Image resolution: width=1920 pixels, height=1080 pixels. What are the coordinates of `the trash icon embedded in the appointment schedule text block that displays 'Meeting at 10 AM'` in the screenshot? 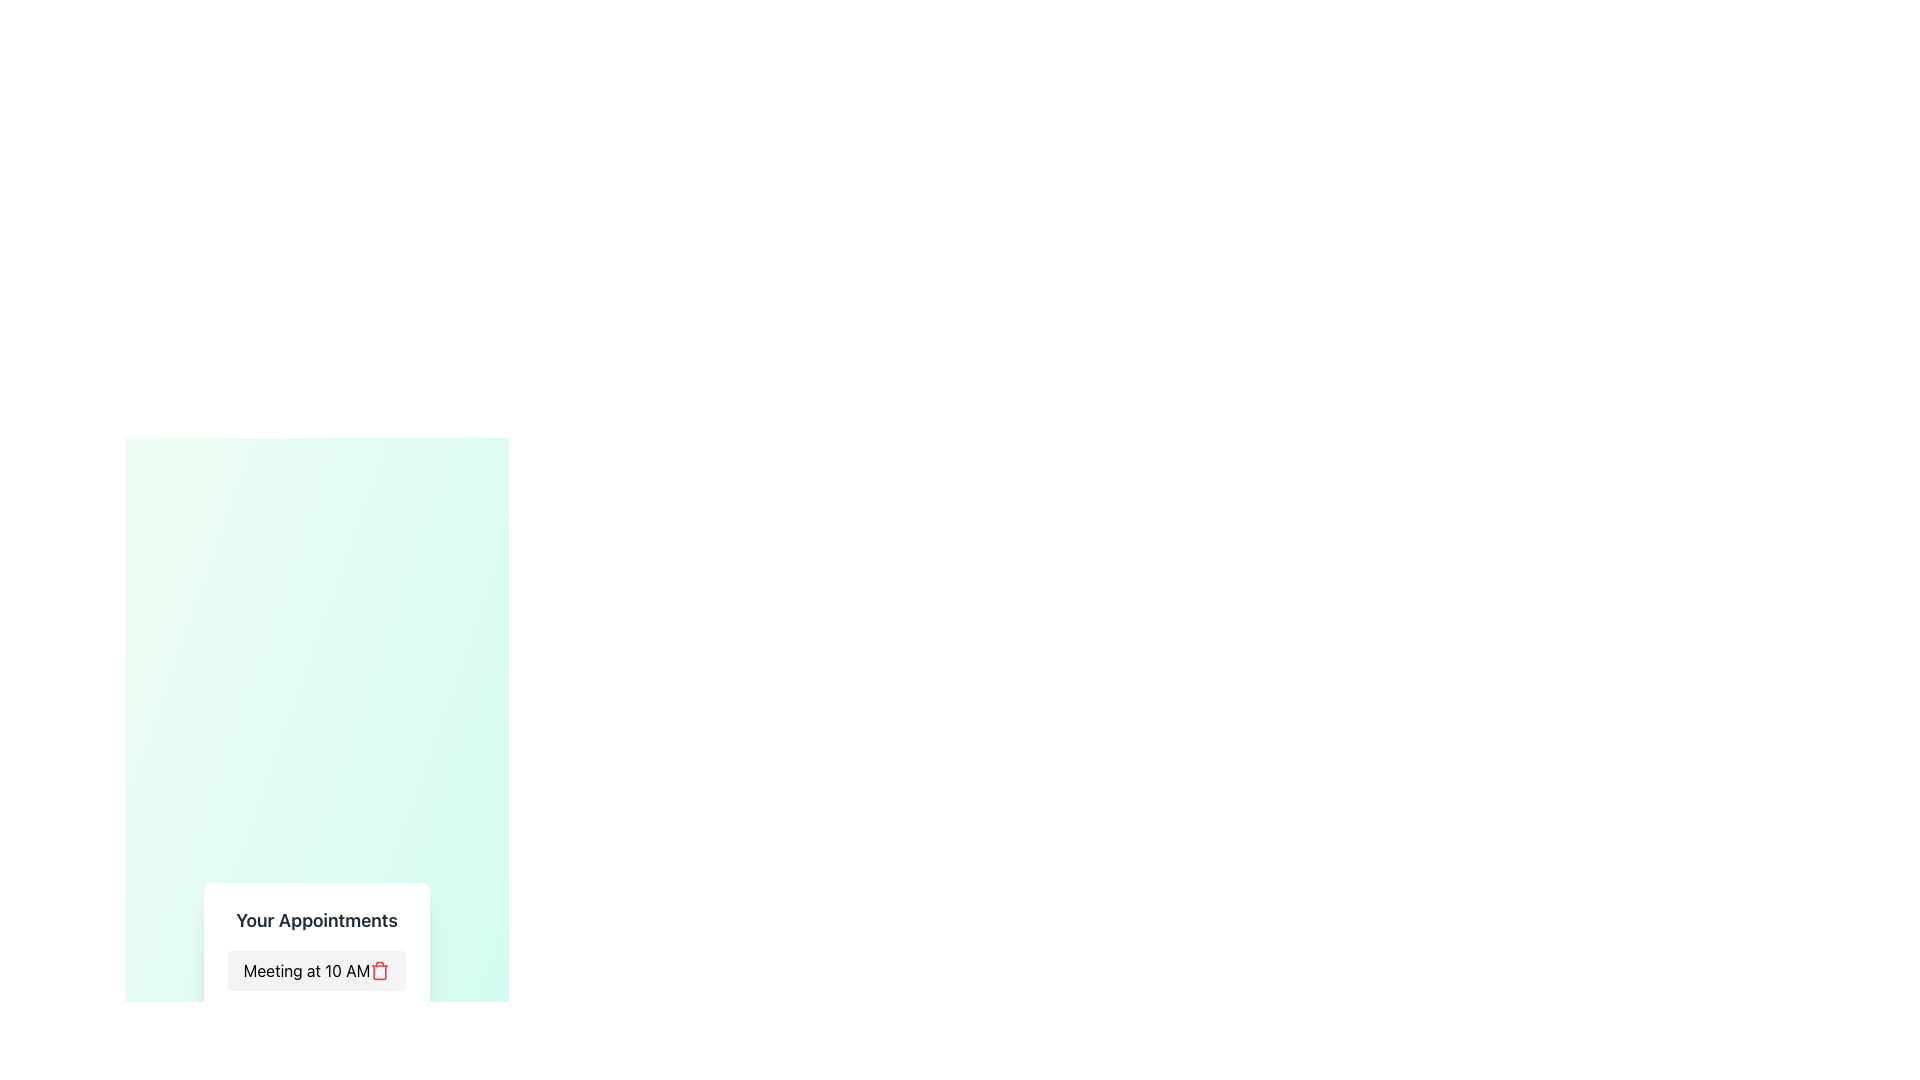 It's located at (315, 977).